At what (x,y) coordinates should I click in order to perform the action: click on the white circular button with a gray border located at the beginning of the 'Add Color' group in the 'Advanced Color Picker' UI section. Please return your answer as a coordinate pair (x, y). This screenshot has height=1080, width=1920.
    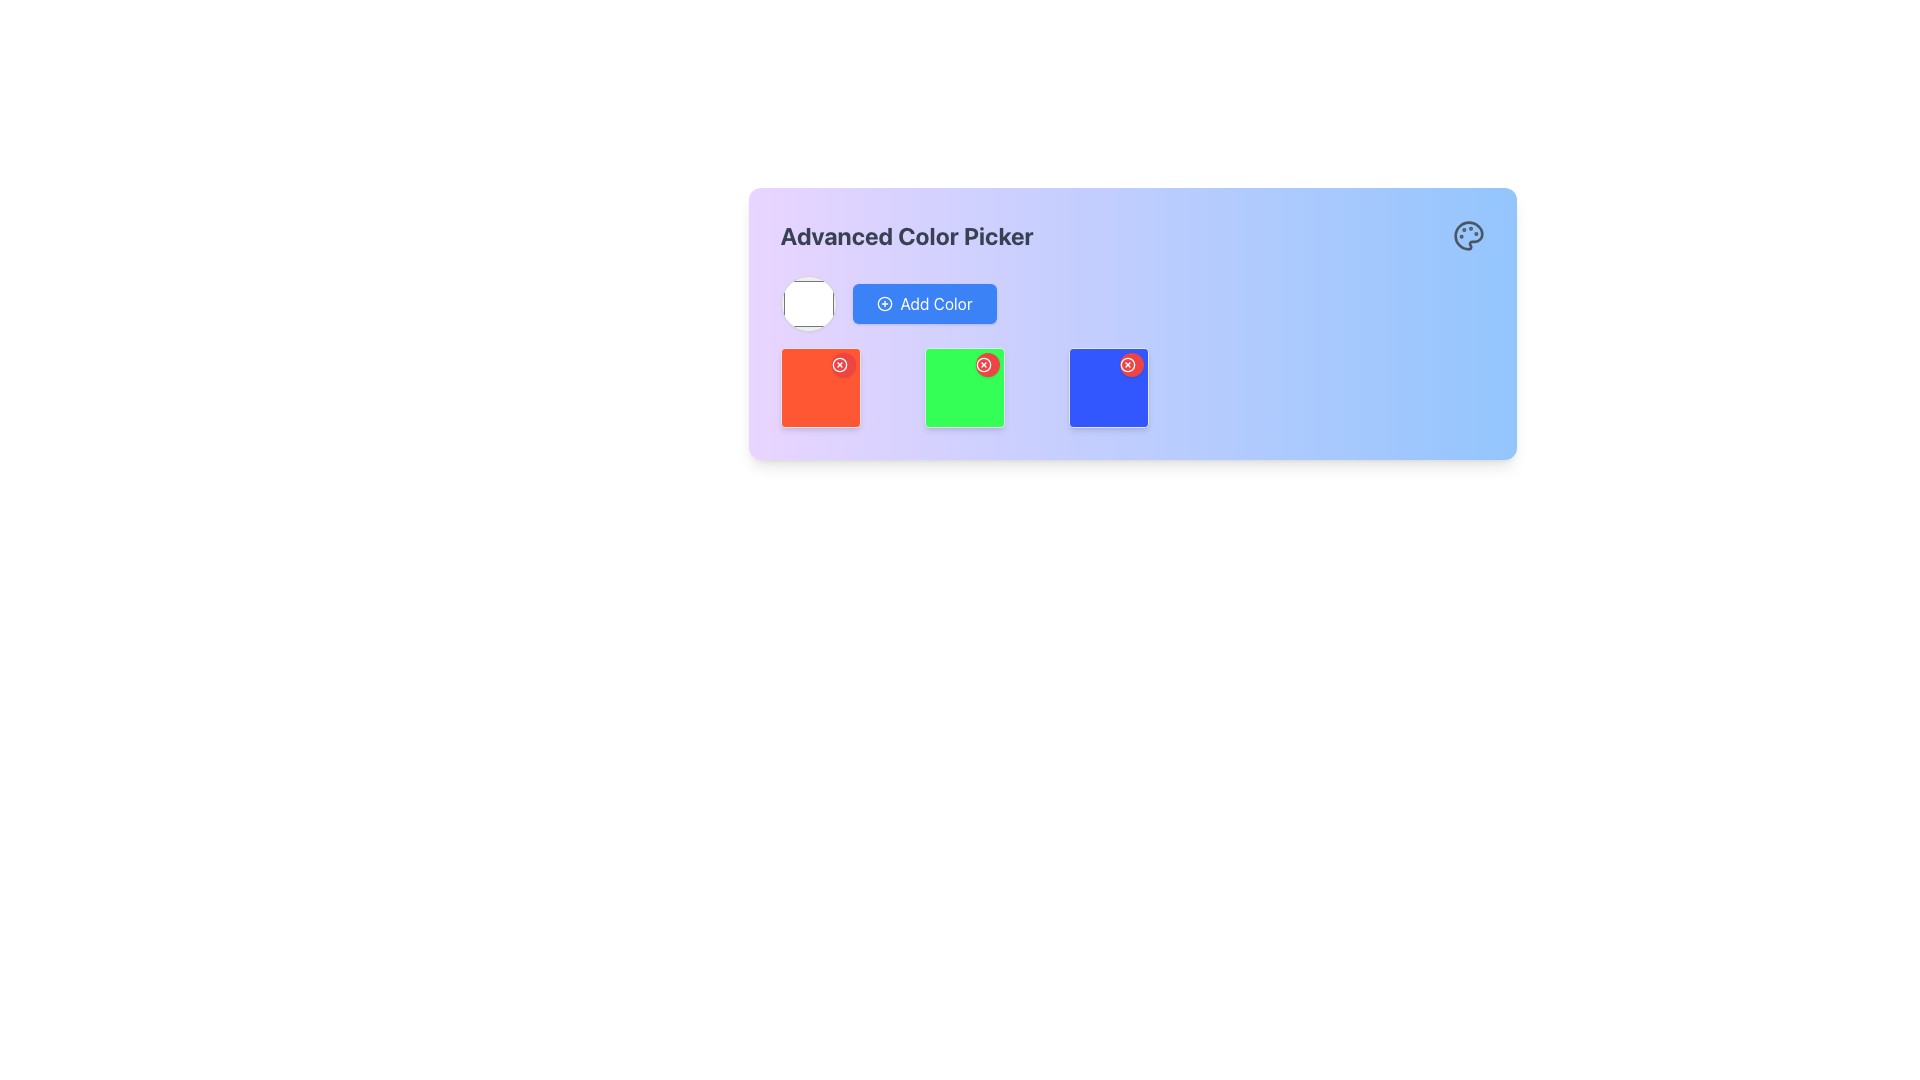
    Looking at the image, I should click on (808, 304).